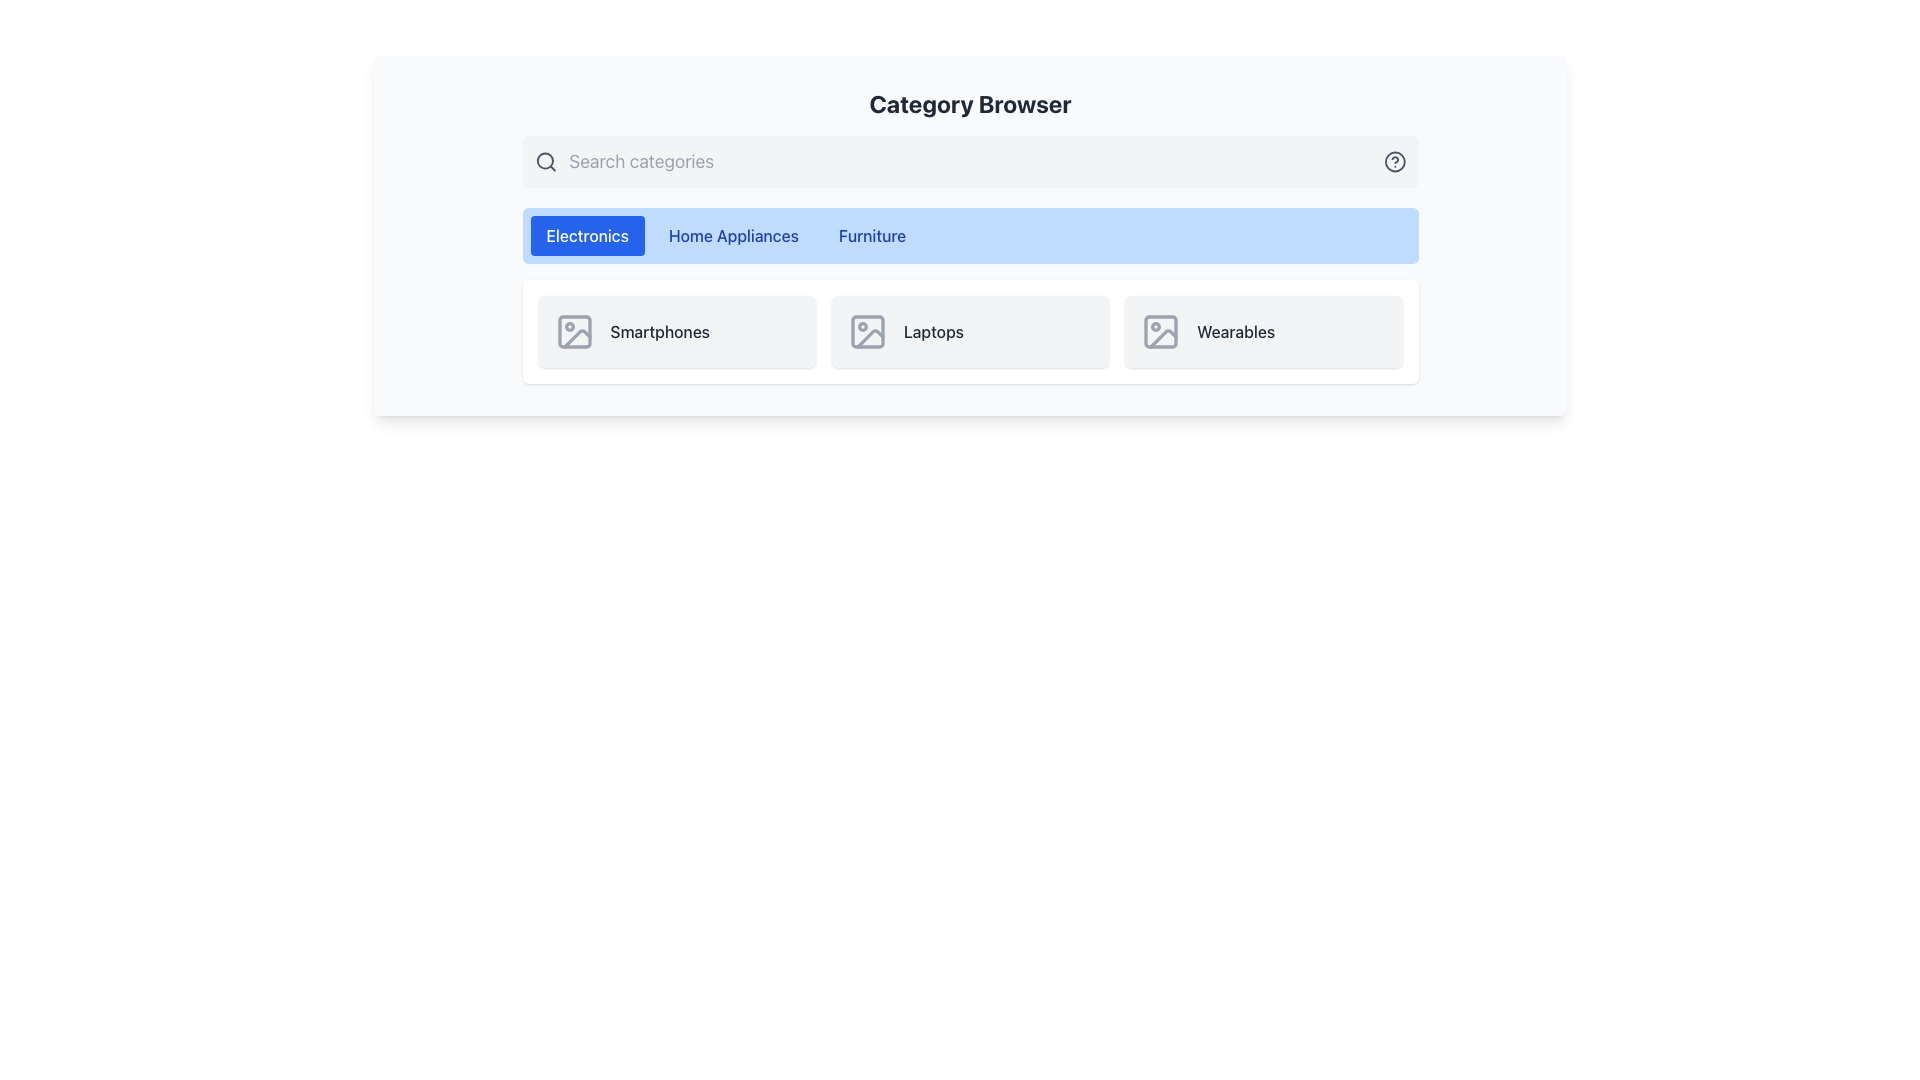 Image resolution: width=1920 pixels, height=1080 pixels. Describe the element at coordinates (677, 330) in the screenshot. I see `the 'Smartphones' category button, which is a rectangular button with rounded corners and contains an icon of a photo frame followed by the text 'Smartphones'` at that location.